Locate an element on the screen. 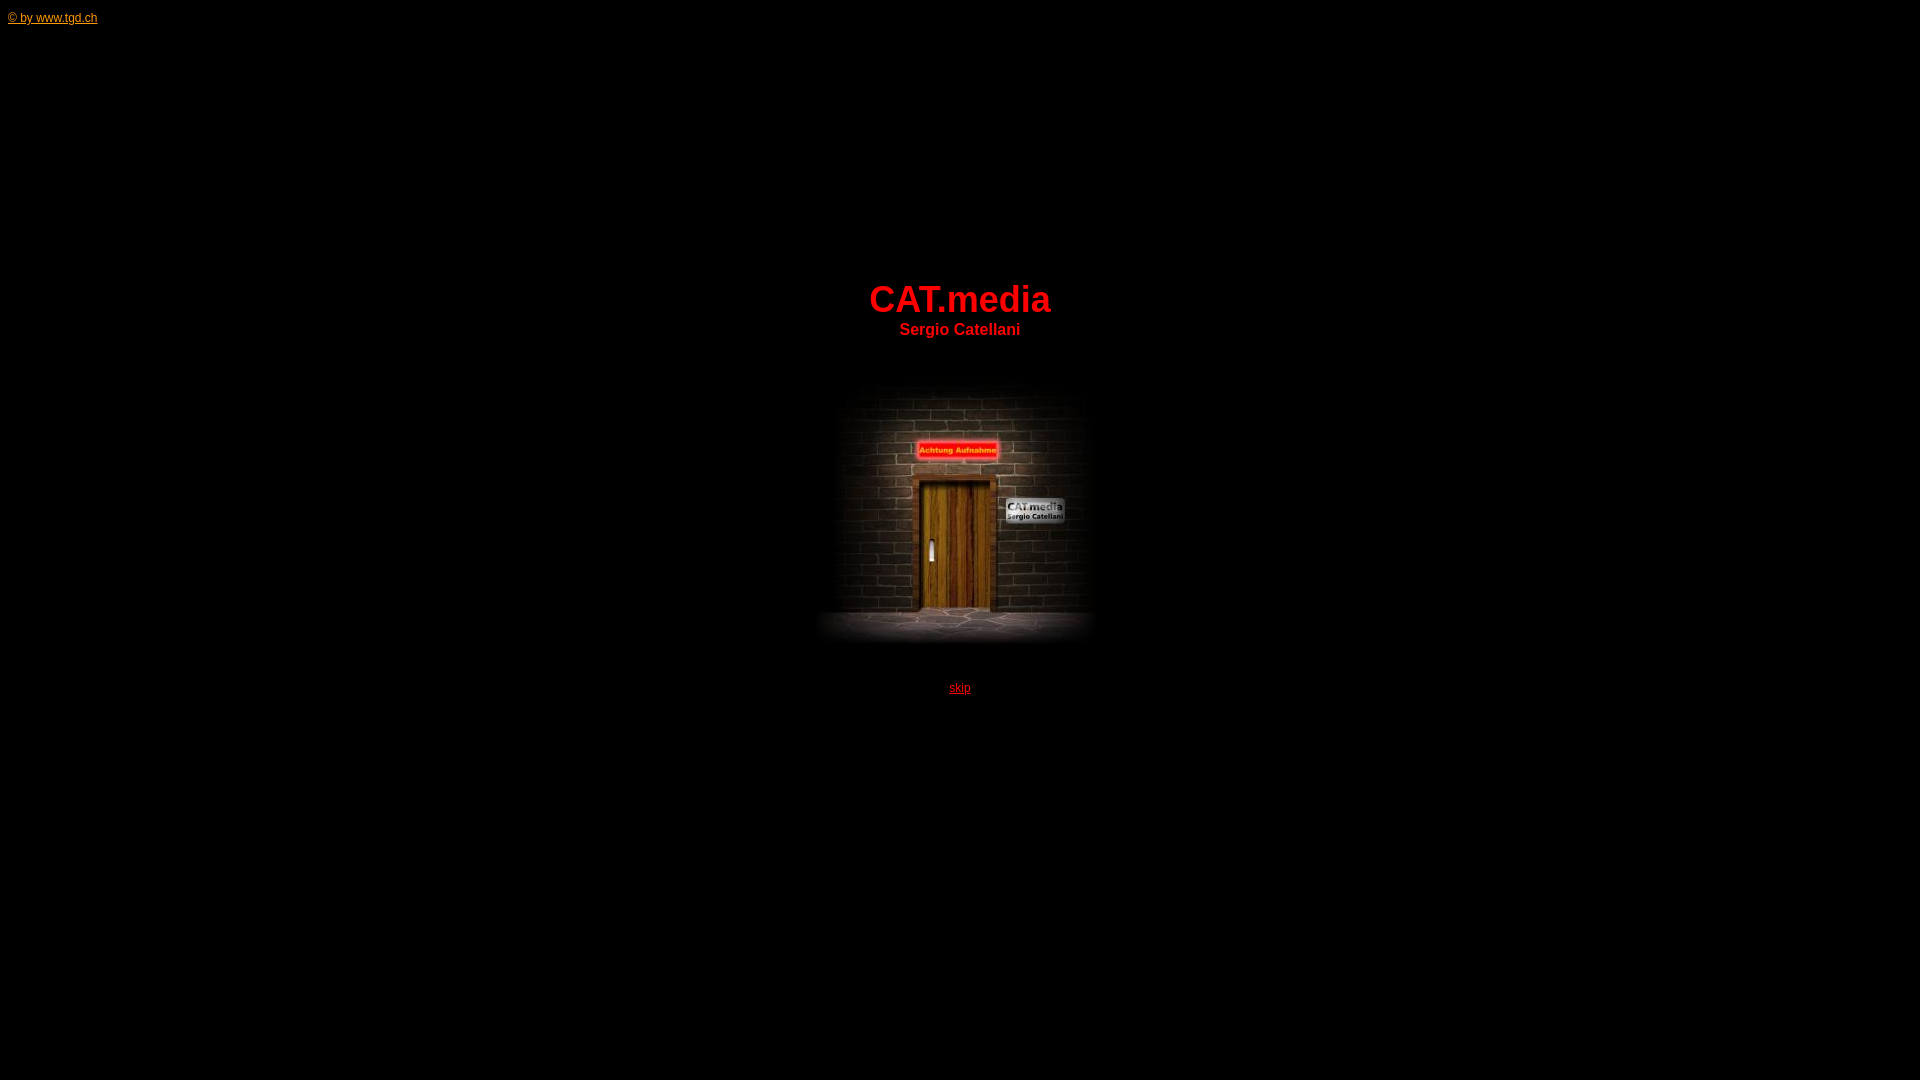 The width and height of the screenshot is (1920, 1080). 'skip' is located at coordinates (958, 686).